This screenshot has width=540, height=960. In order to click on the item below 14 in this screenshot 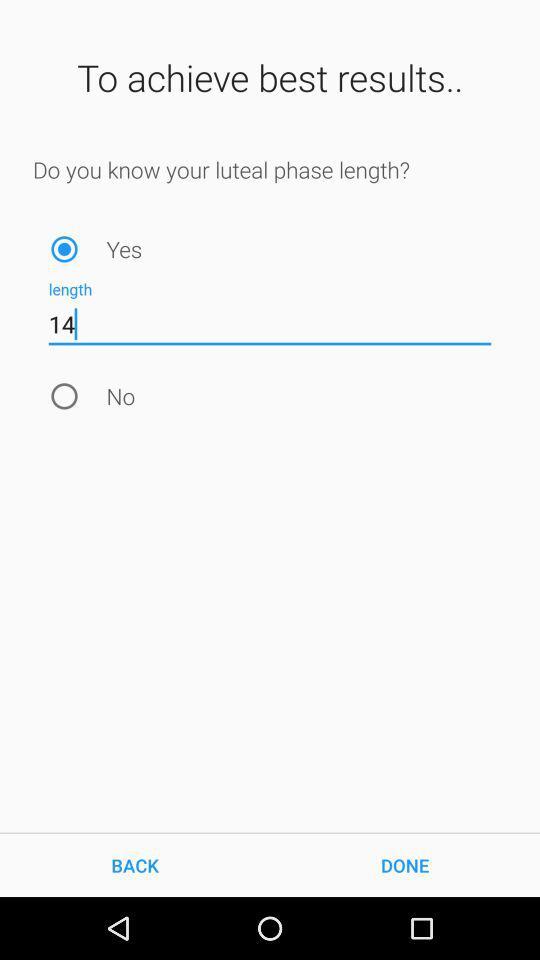, I will do `click(64, 395)`.